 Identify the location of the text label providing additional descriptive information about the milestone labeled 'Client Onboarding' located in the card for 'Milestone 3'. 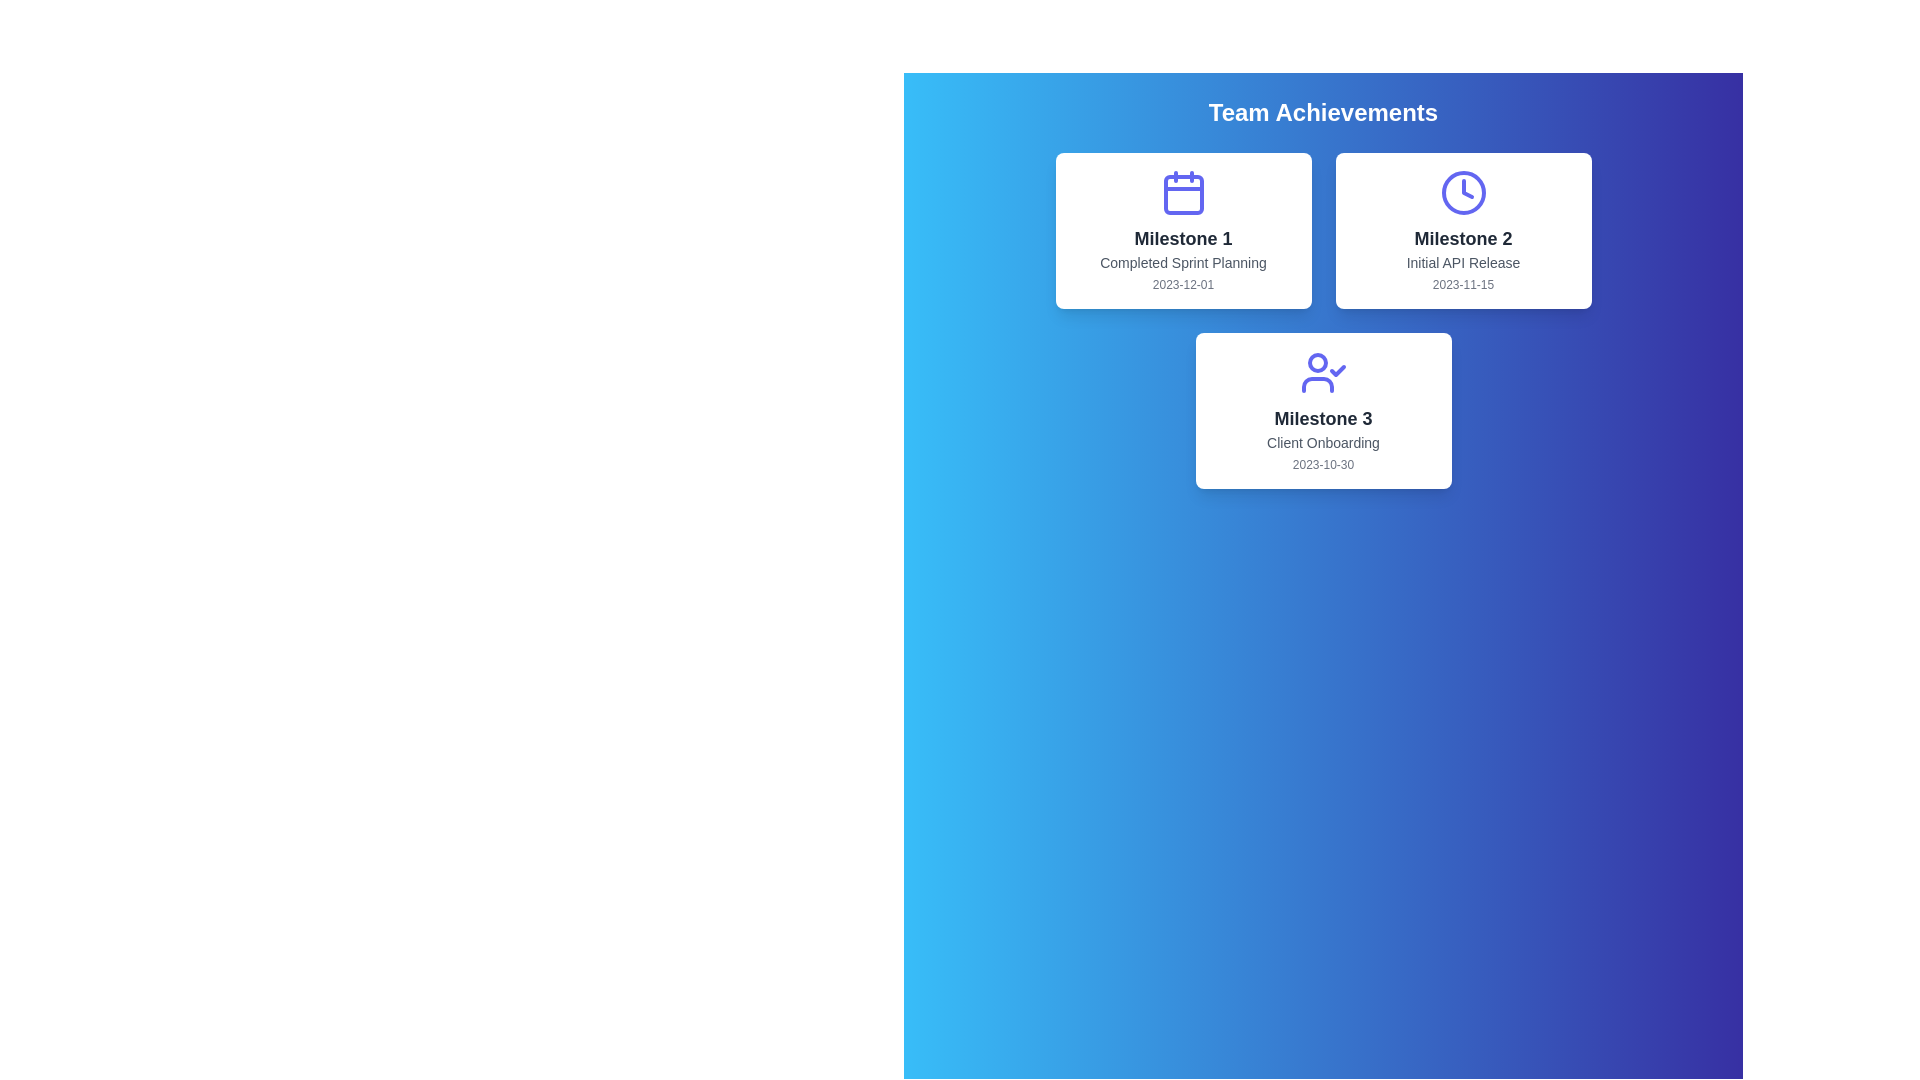
(1323, 442).